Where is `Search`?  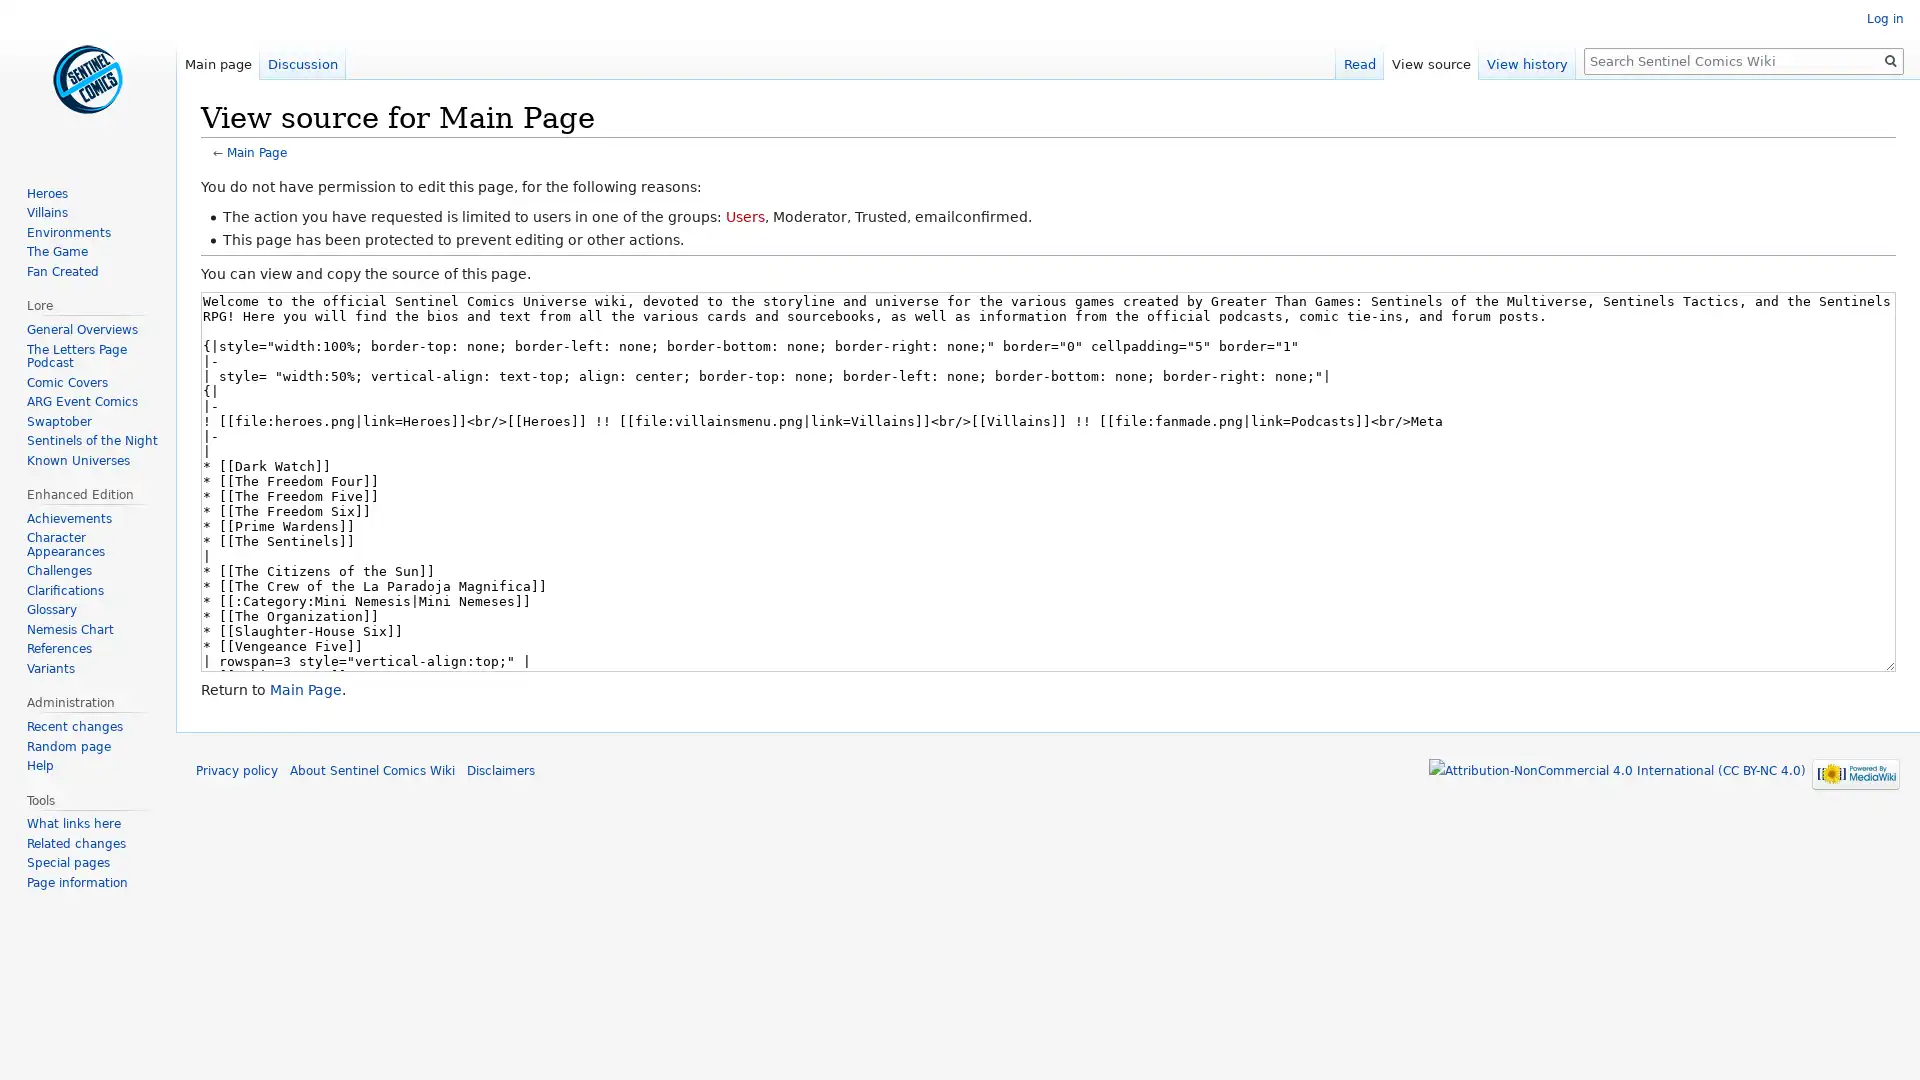 Search is located at coordinates (1890, 60).